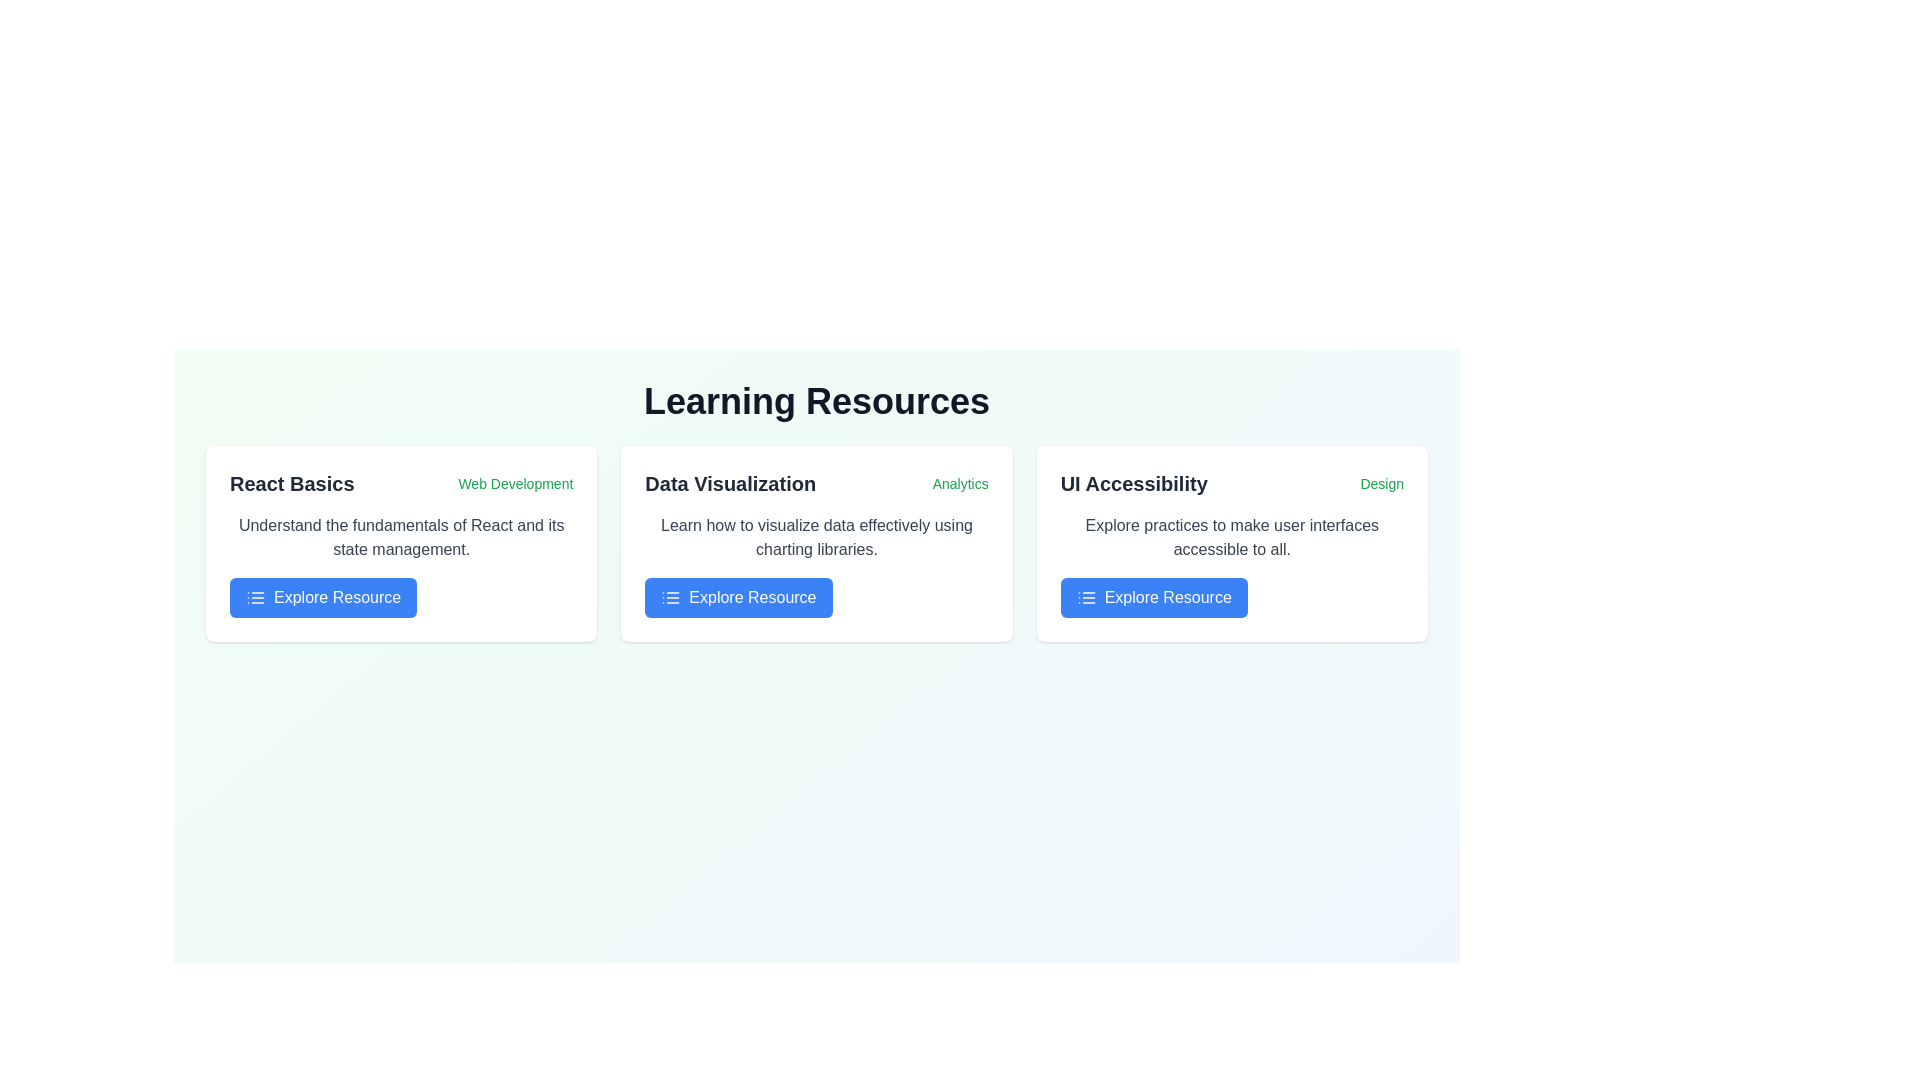  I want to click on the header text 'UI Accessibility', which is prominently styled in bold and large font, located in the top-right area of the 'Learning Resources' section, so click(1134, 483).